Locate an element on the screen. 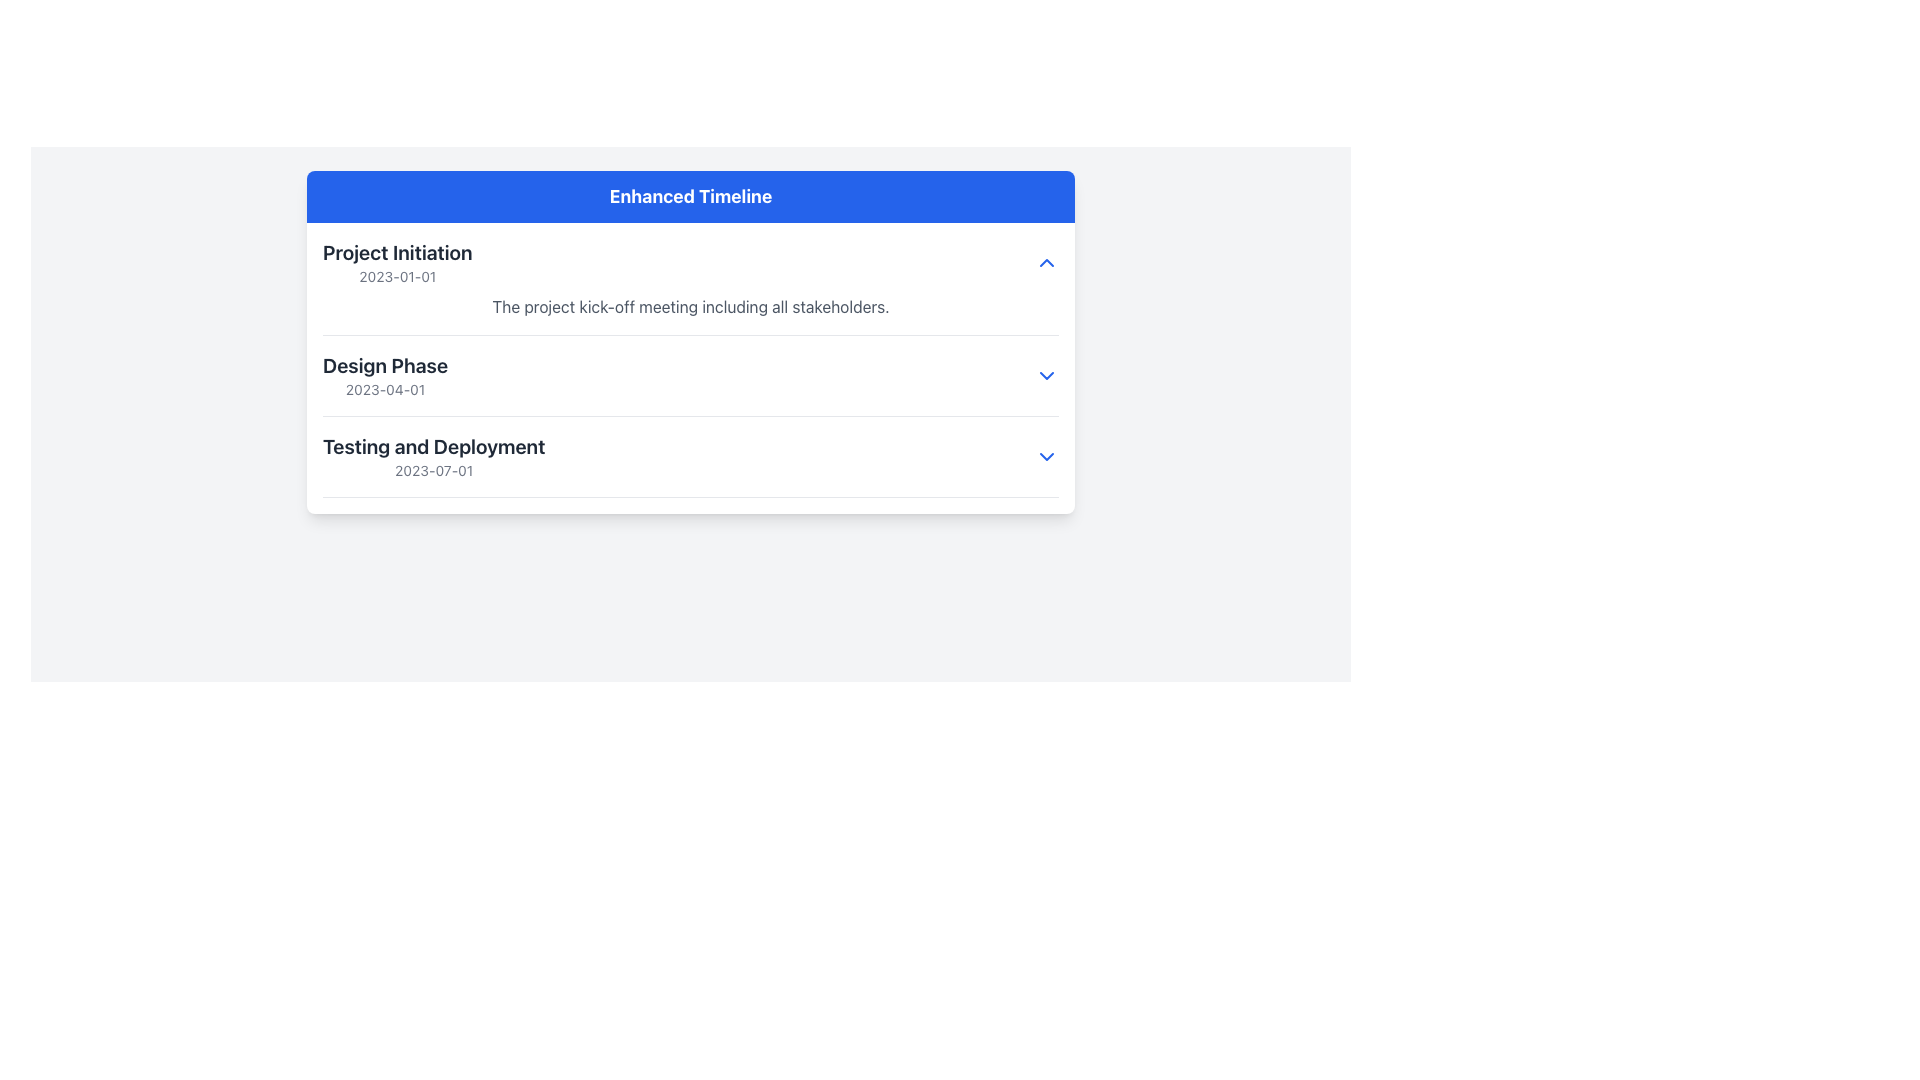  date displayed on the text label indicating the start date of the 'Project Initiation' phase within the timeline is located at coordinates (397, 277).